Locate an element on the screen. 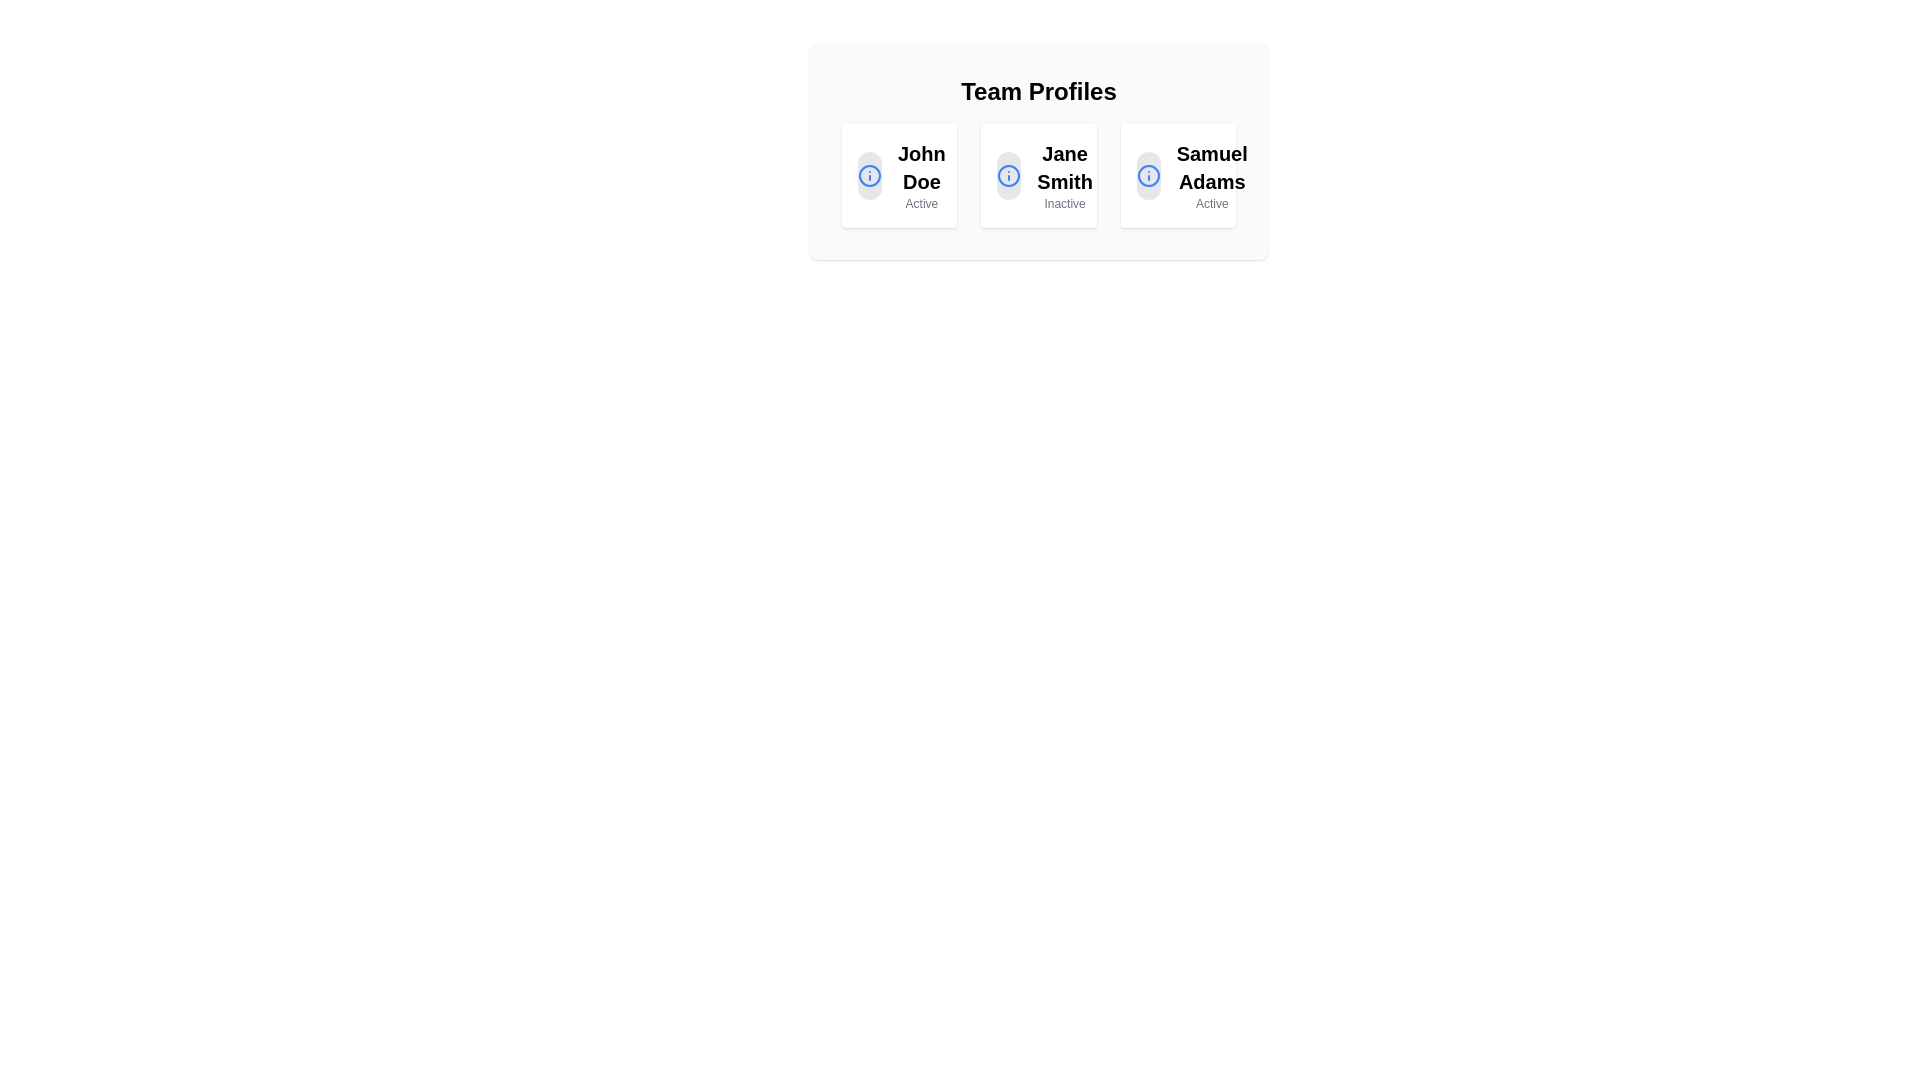 This screenshot has width=1920, height=1080. the central circle of the information icon in the 'Jane Smith' profile card, located in the 'Team Profiles' section is located at coordinates (1009, 175).